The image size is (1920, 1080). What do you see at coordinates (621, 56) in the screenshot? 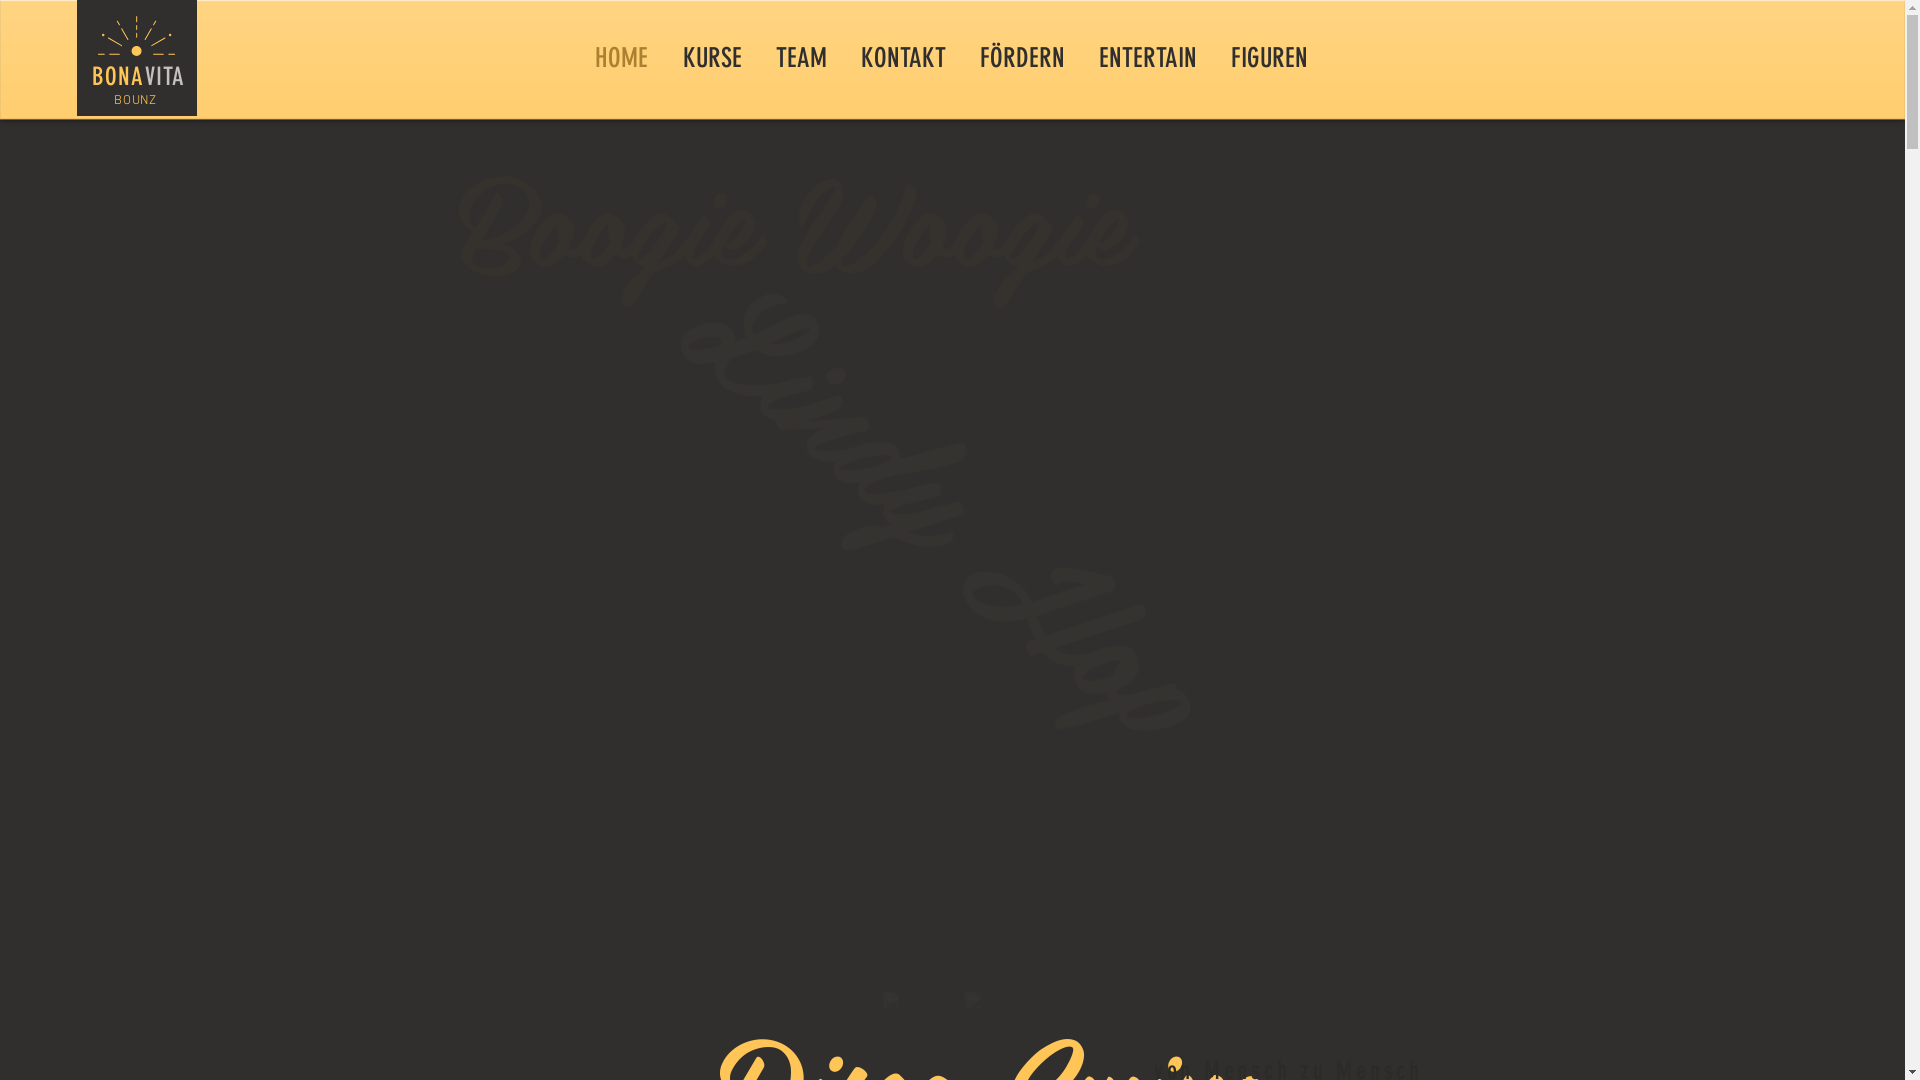
I see `'HOME'` at bounding box center [621, 56].